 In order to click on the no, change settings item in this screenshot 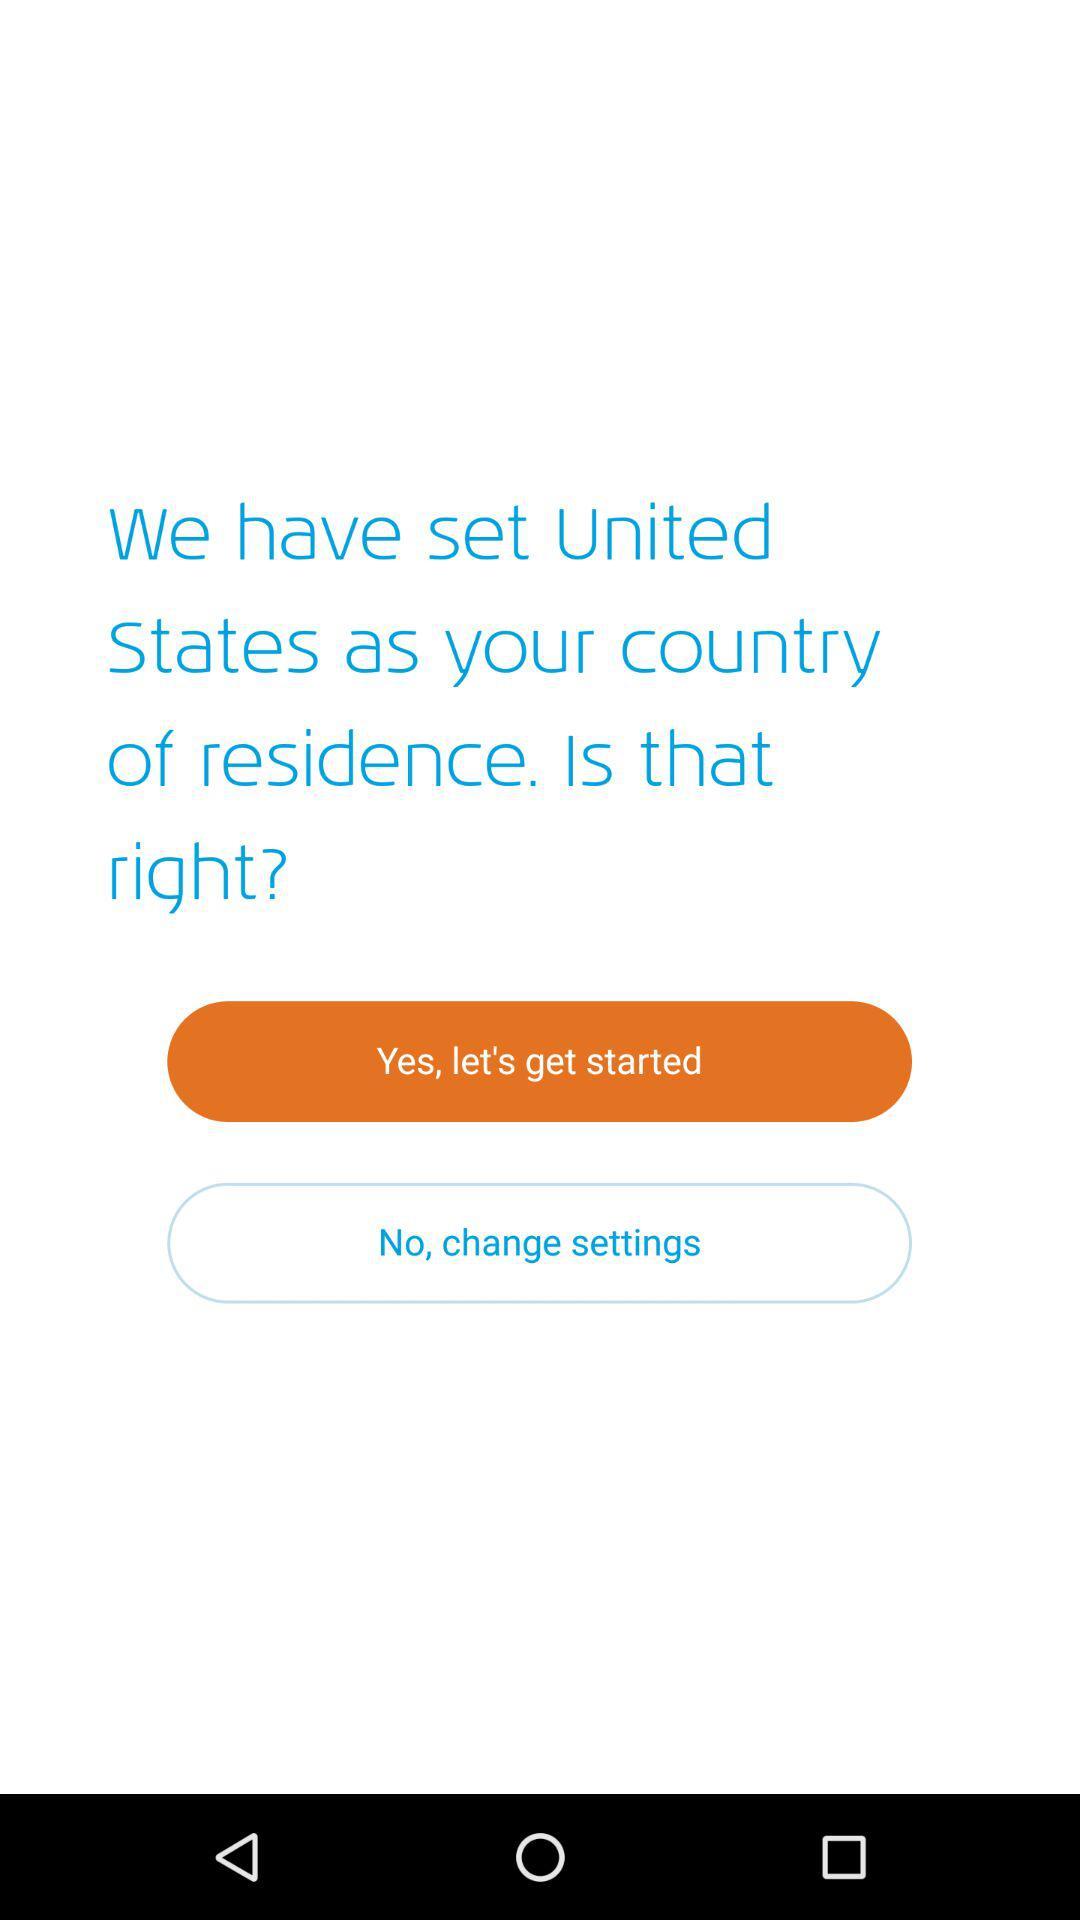, I will do `click(538, 1242)`.